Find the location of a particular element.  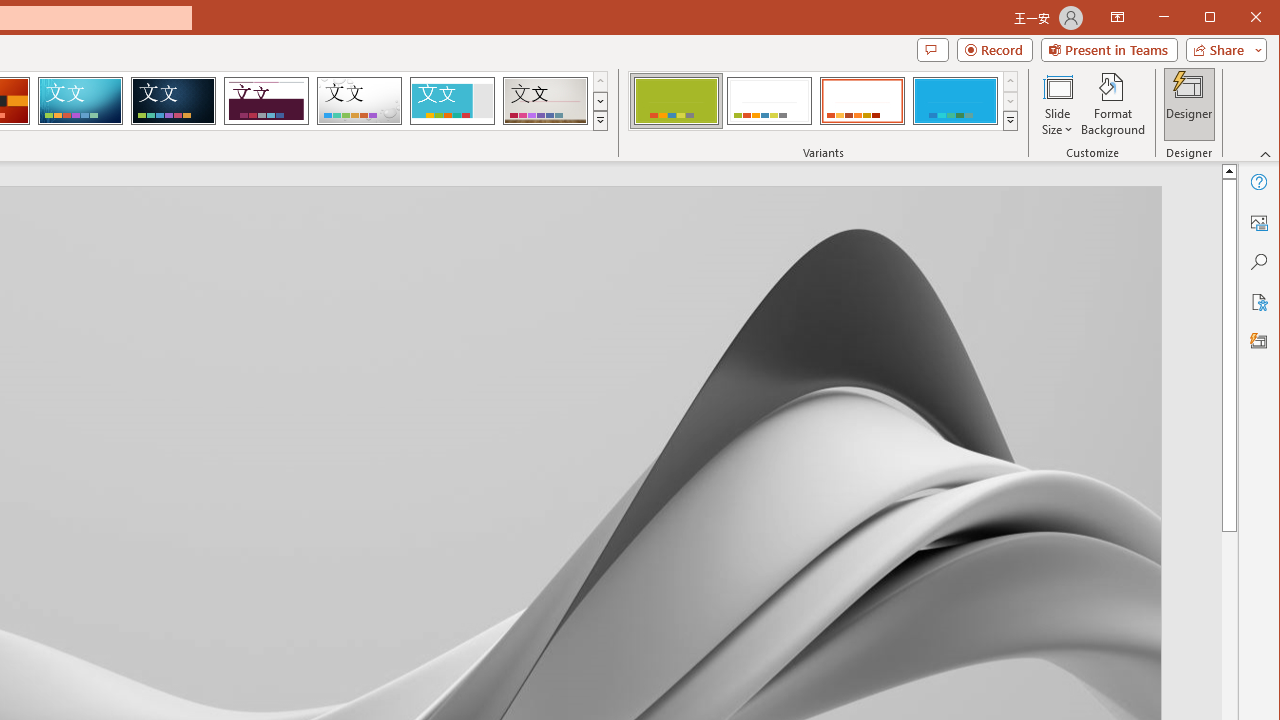

'Dividend' is located at coordinates (265, 100).